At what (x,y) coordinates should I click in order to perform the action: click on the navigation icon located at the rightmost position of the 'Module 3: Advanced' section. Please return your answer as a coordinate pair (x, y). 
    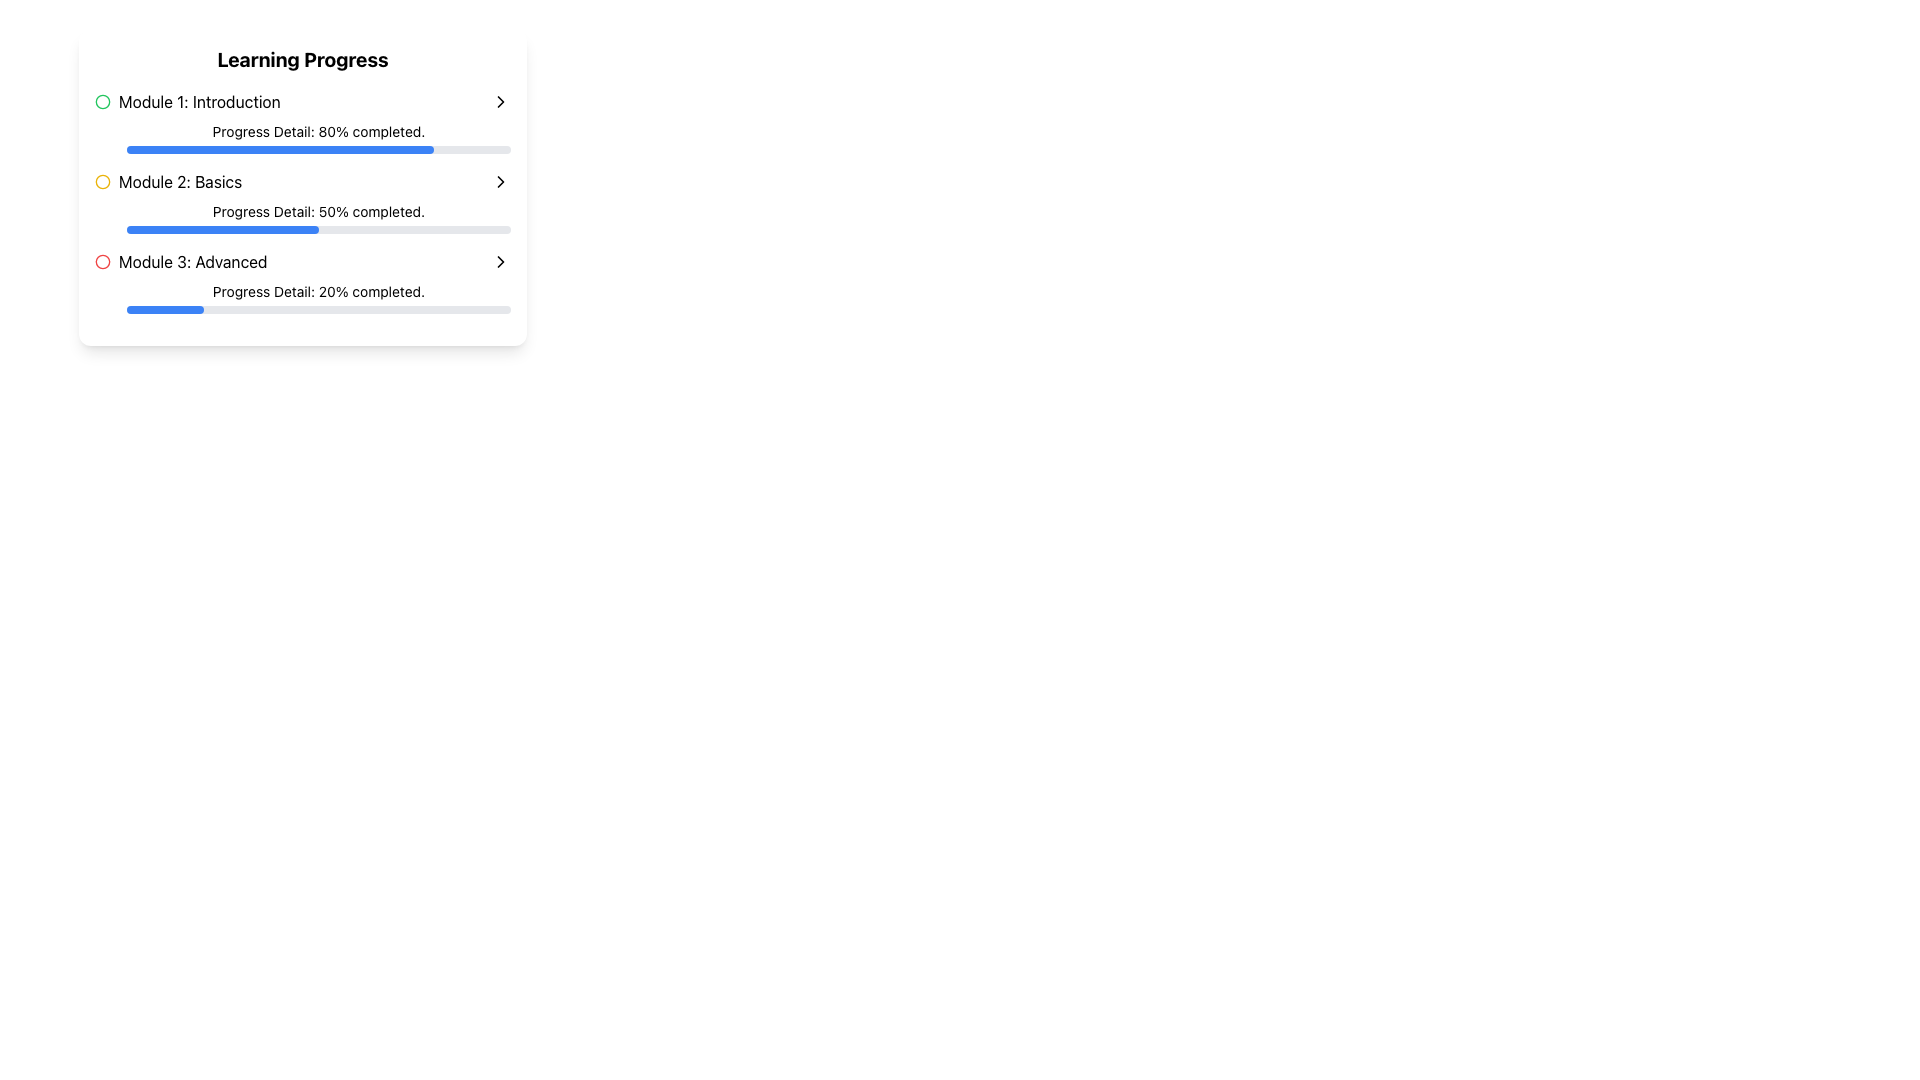
    Looking at the image, I should click on (500, 261).